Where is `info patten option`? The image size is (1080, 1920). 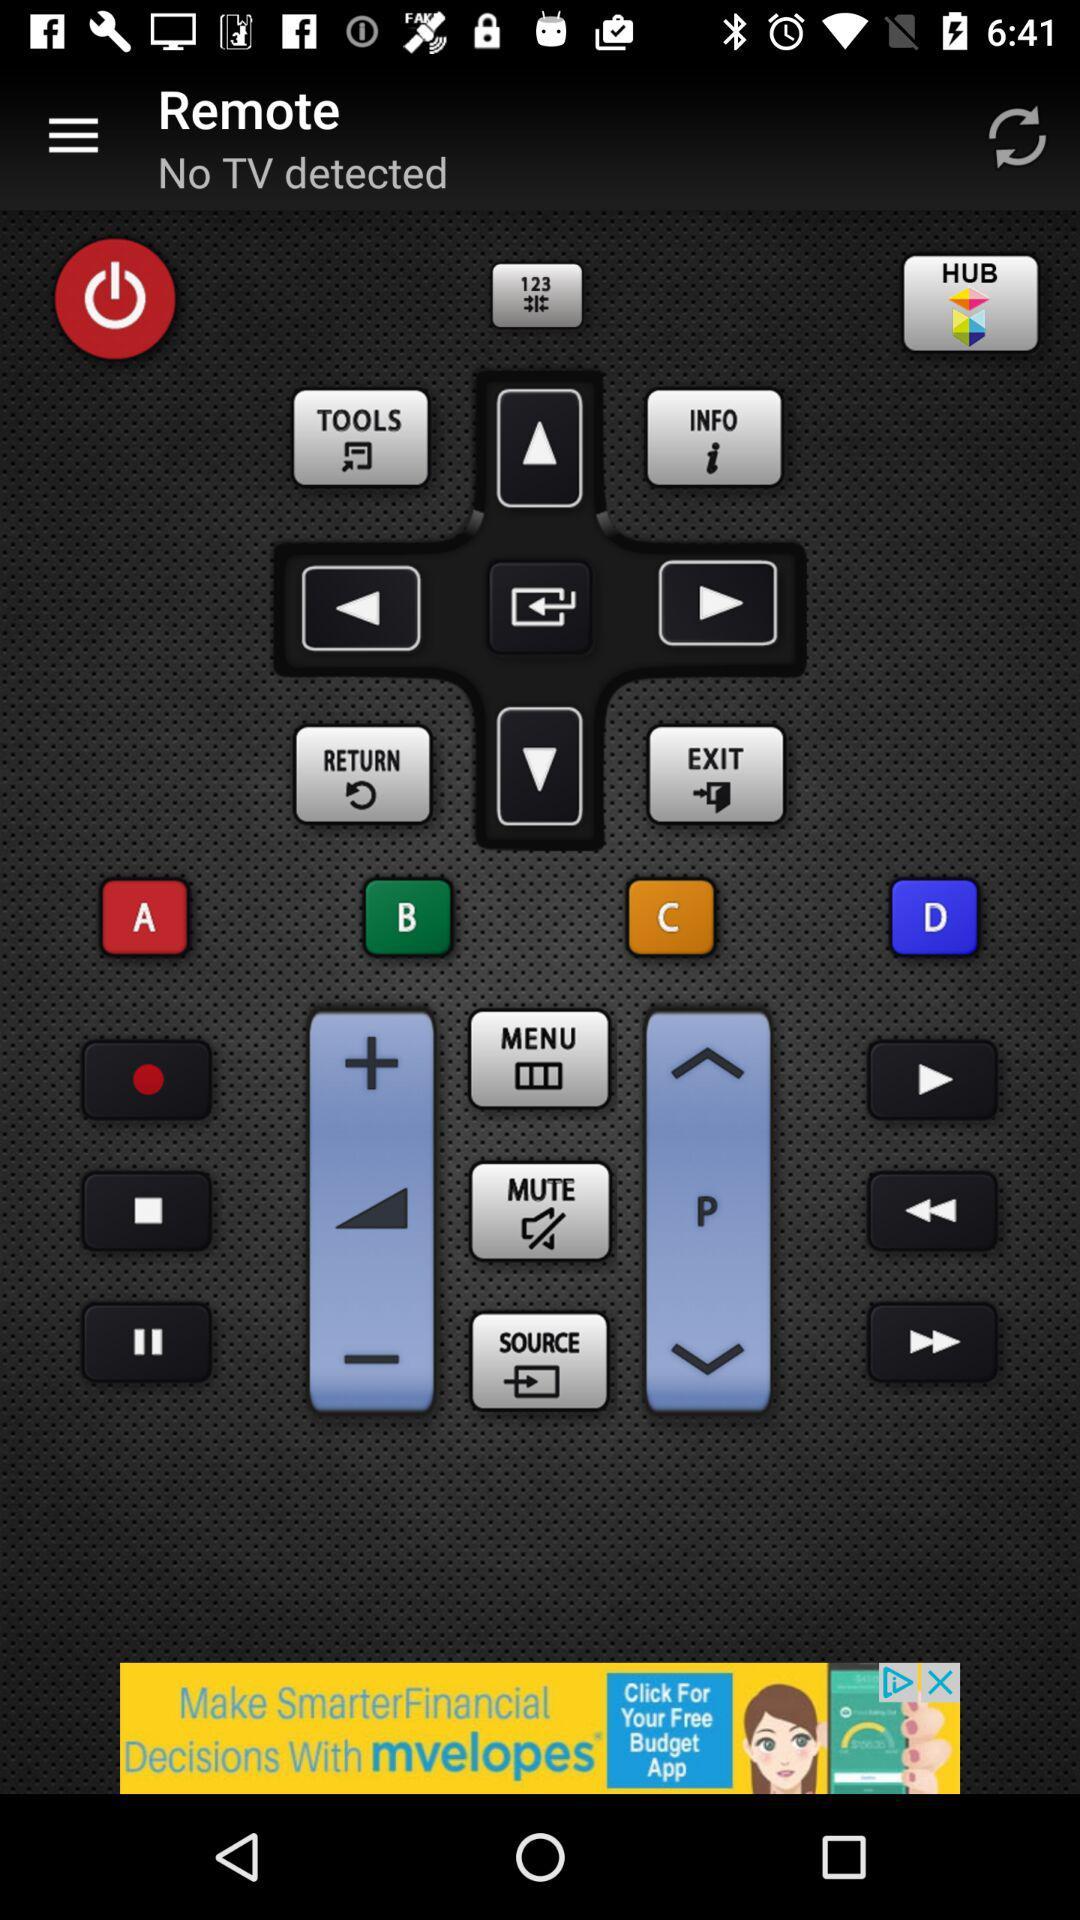 info patten option is located at coordinates (715, 438).